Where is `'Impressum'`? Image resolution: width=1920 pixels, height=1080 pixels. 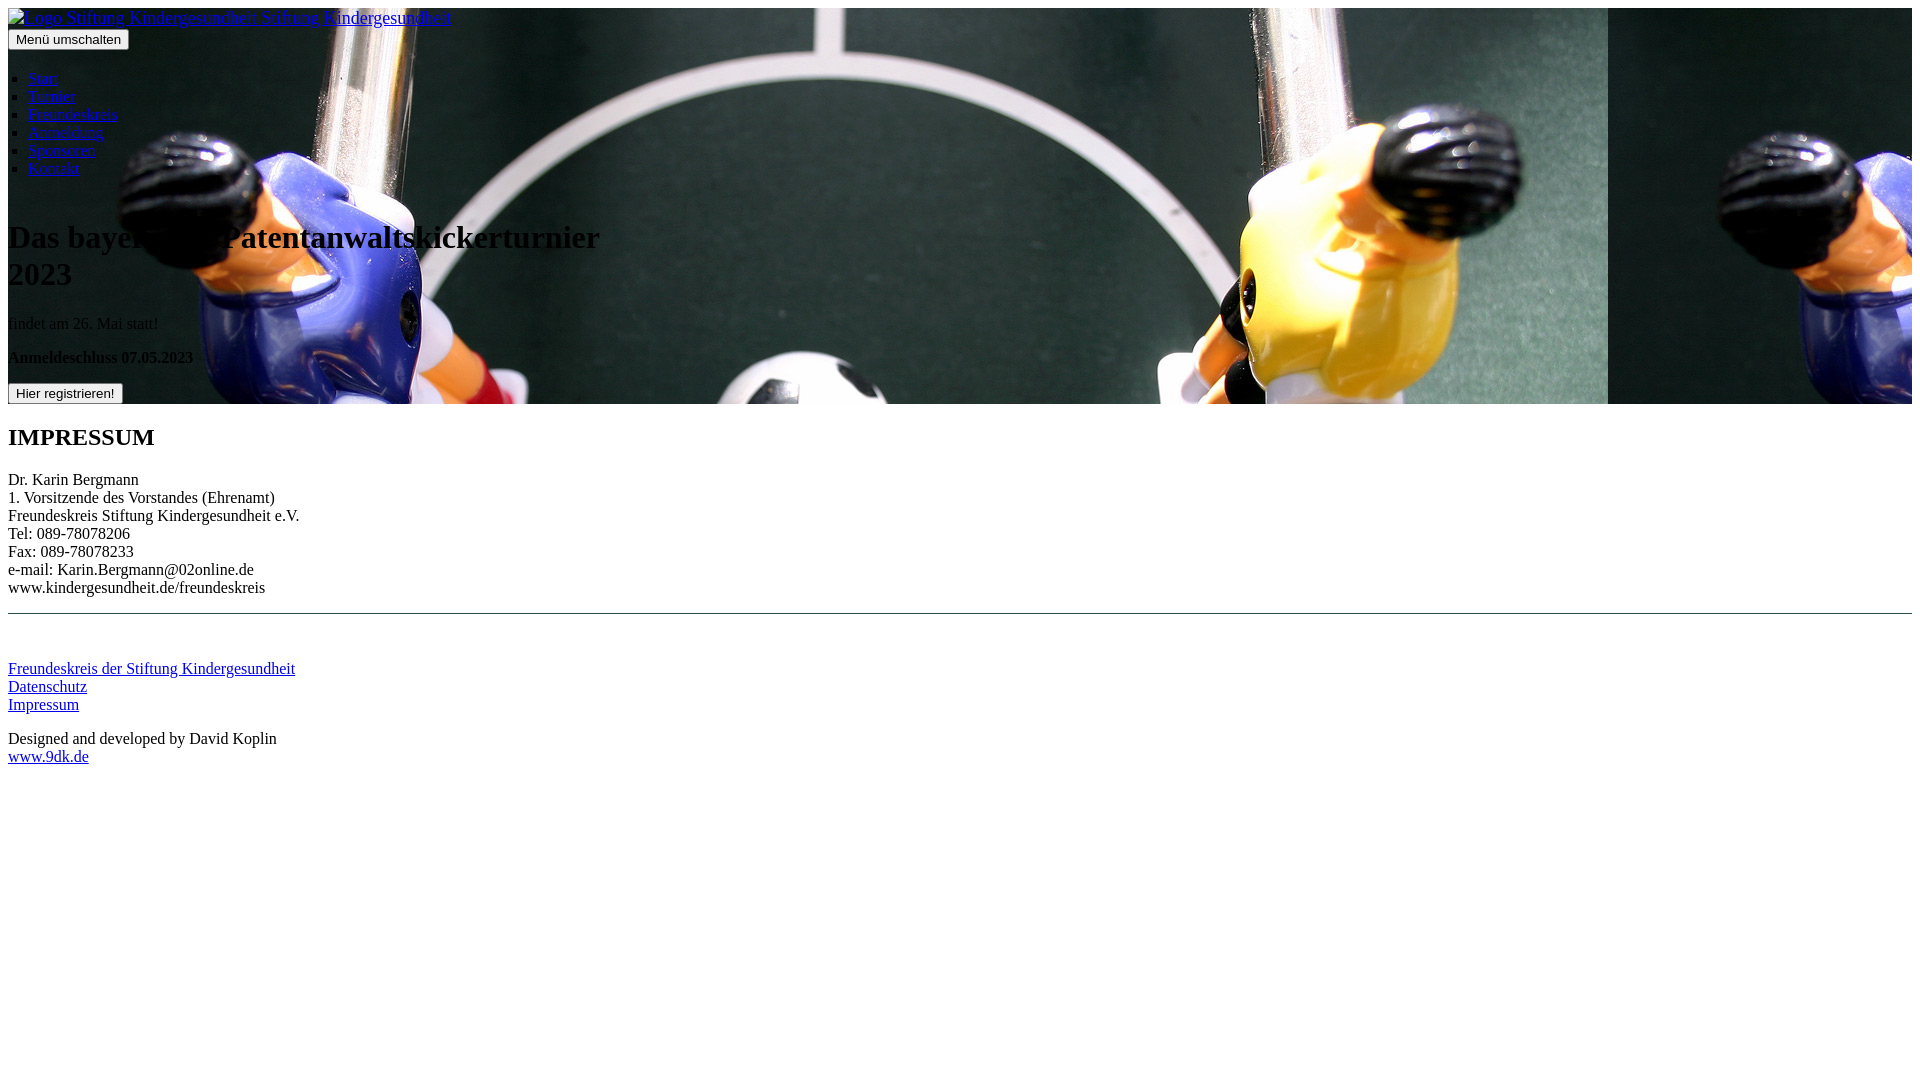 'Impressum' is located at coordinates (43, 703).